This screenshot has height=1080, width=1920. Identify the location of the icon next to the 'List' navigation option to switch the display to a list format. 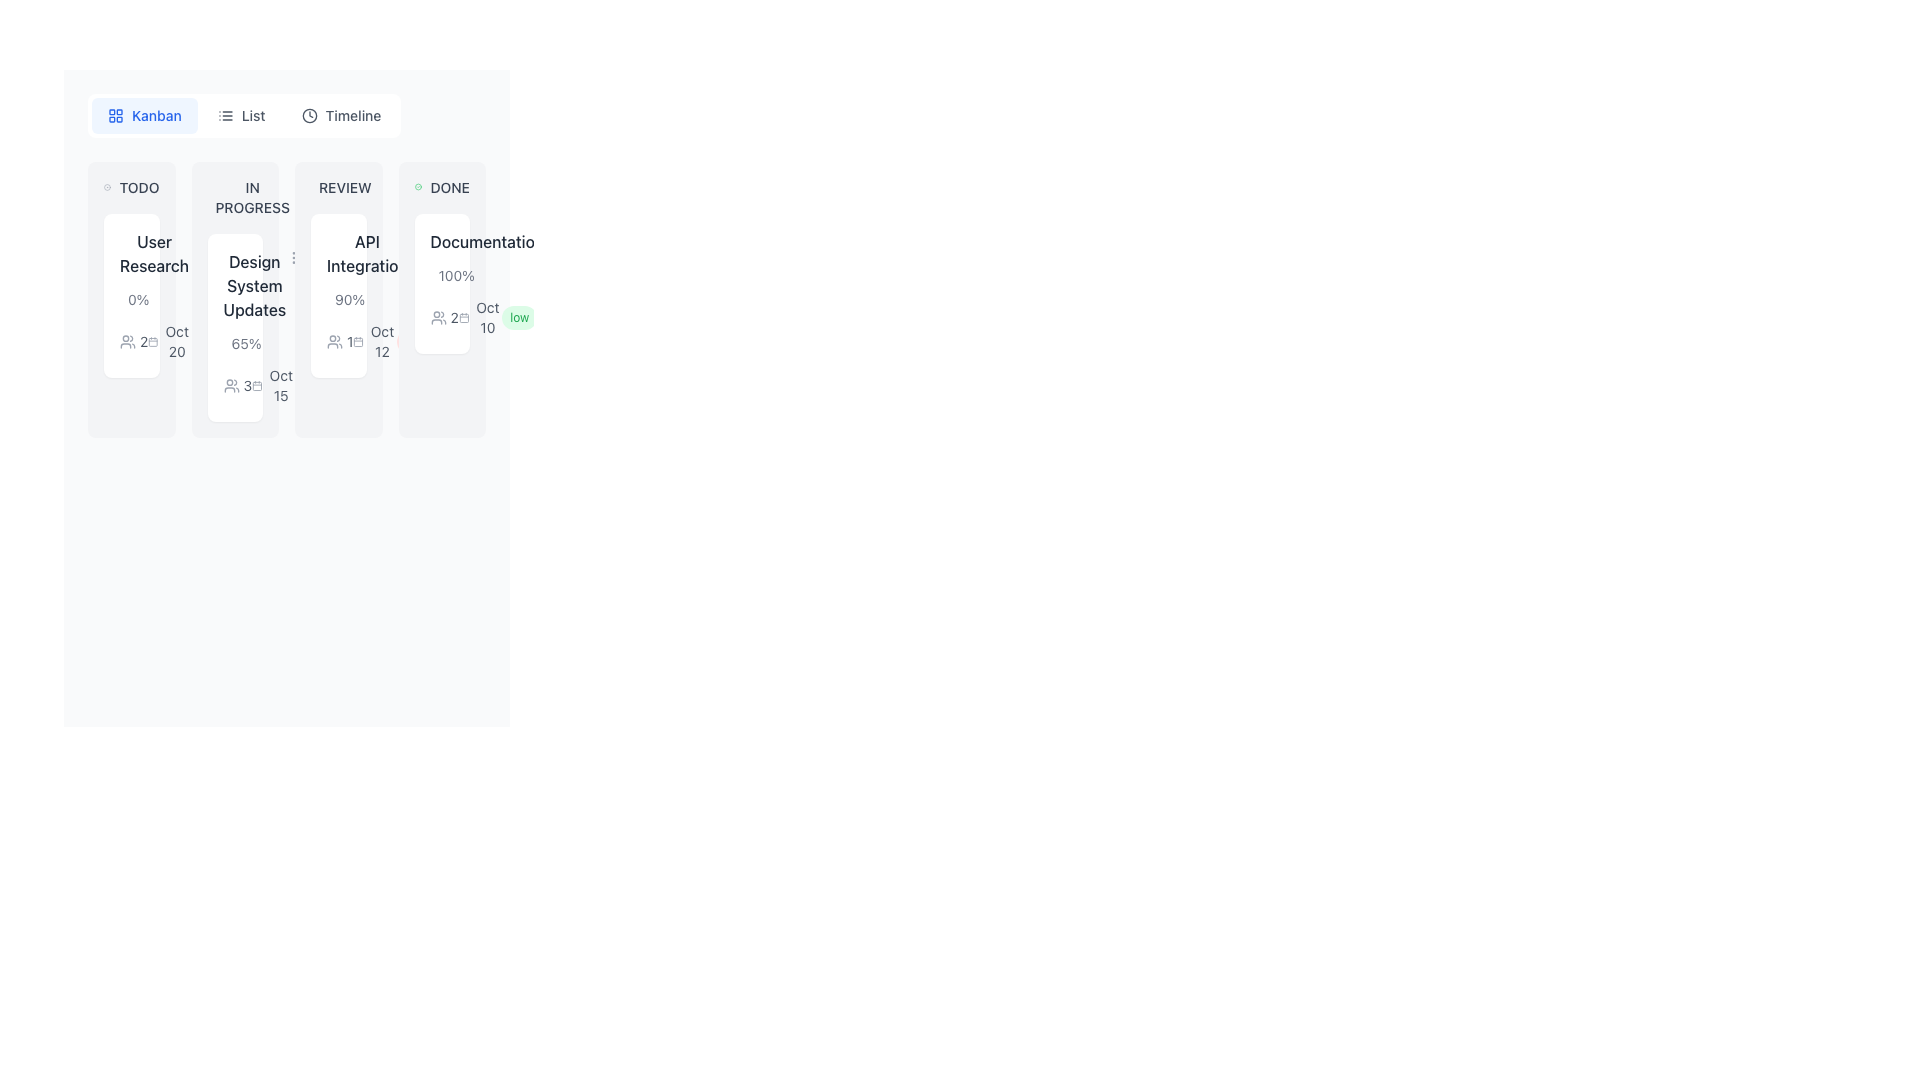
(225, 115).